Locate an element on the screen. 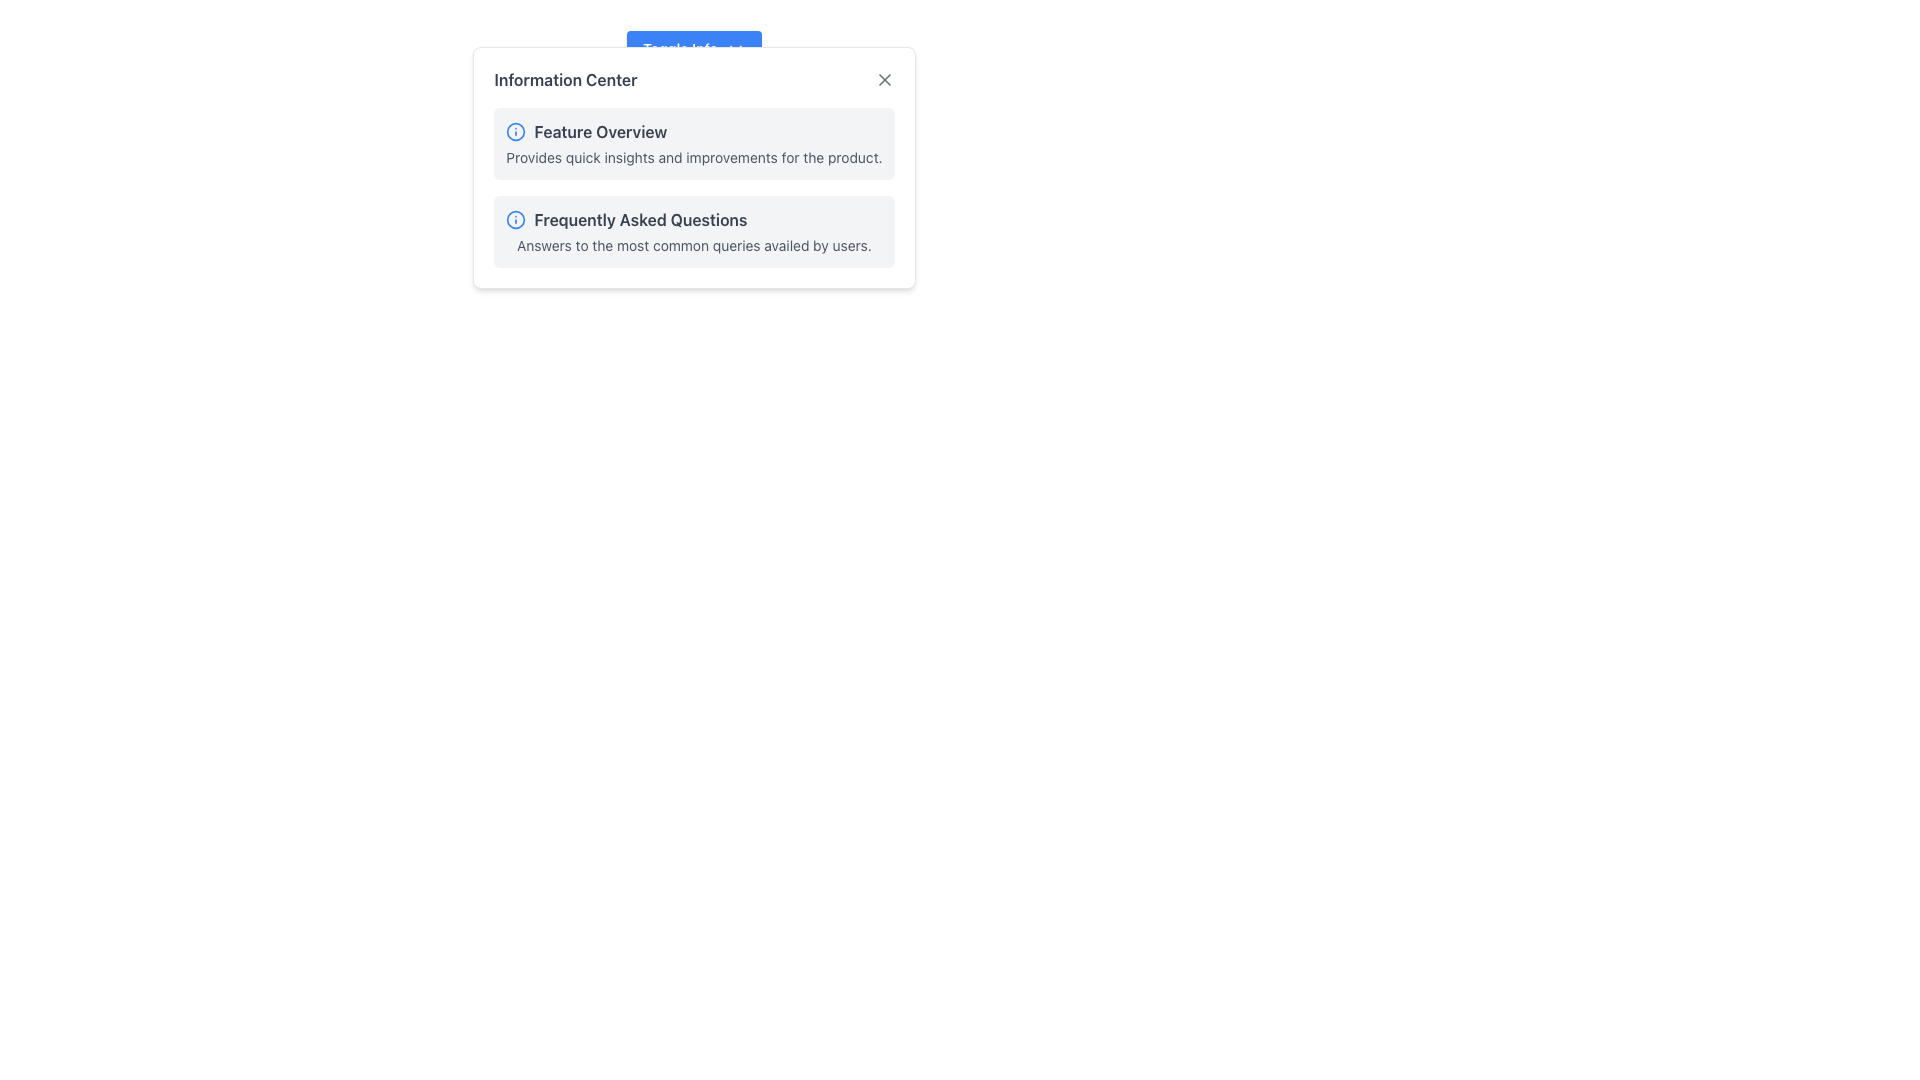 This screenshot has height=1080, width=1920. the Informational content block located in the 'Information Center', which contains the sections 'Feature Overview' and 'Frequently Asked Questions' is located at coordinates (694, 188).